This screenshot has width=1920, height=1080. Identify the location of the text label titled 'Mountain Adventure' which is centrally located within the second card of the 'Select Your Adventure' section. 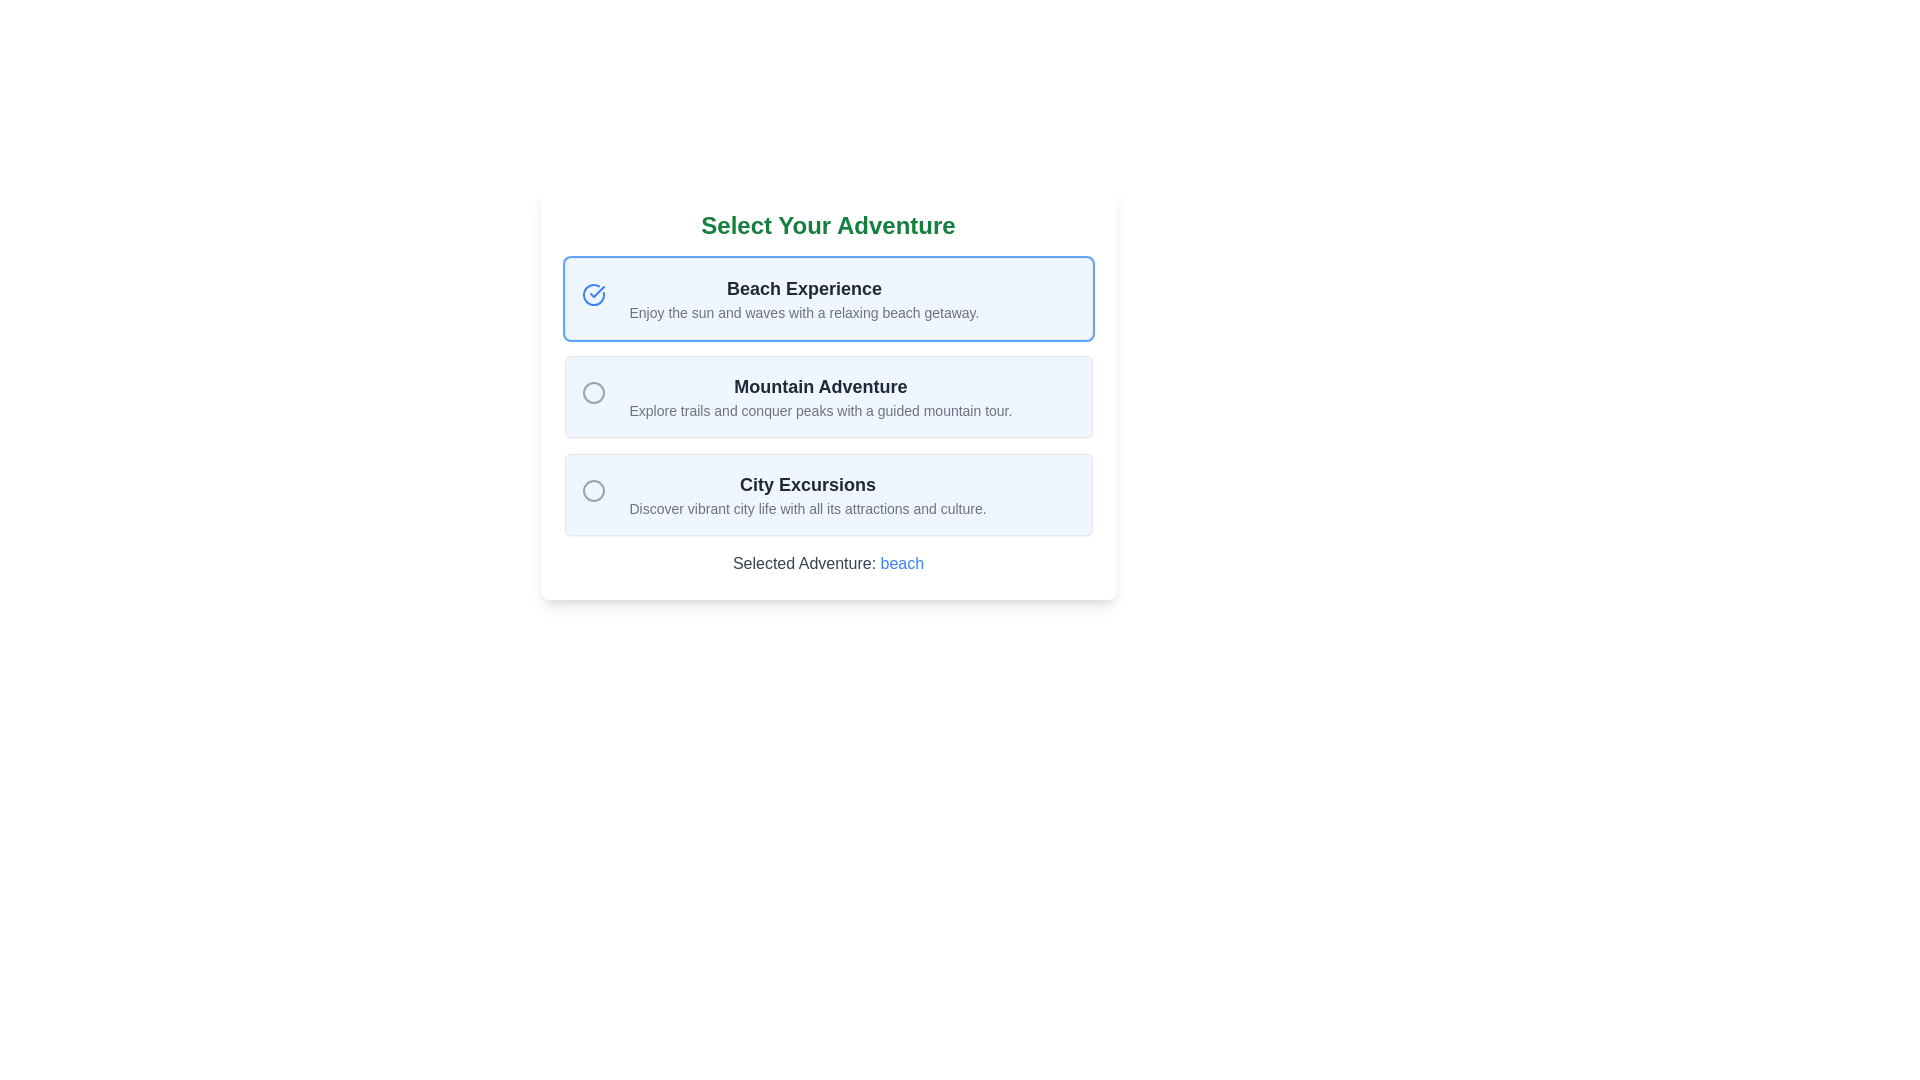
(820, 397).